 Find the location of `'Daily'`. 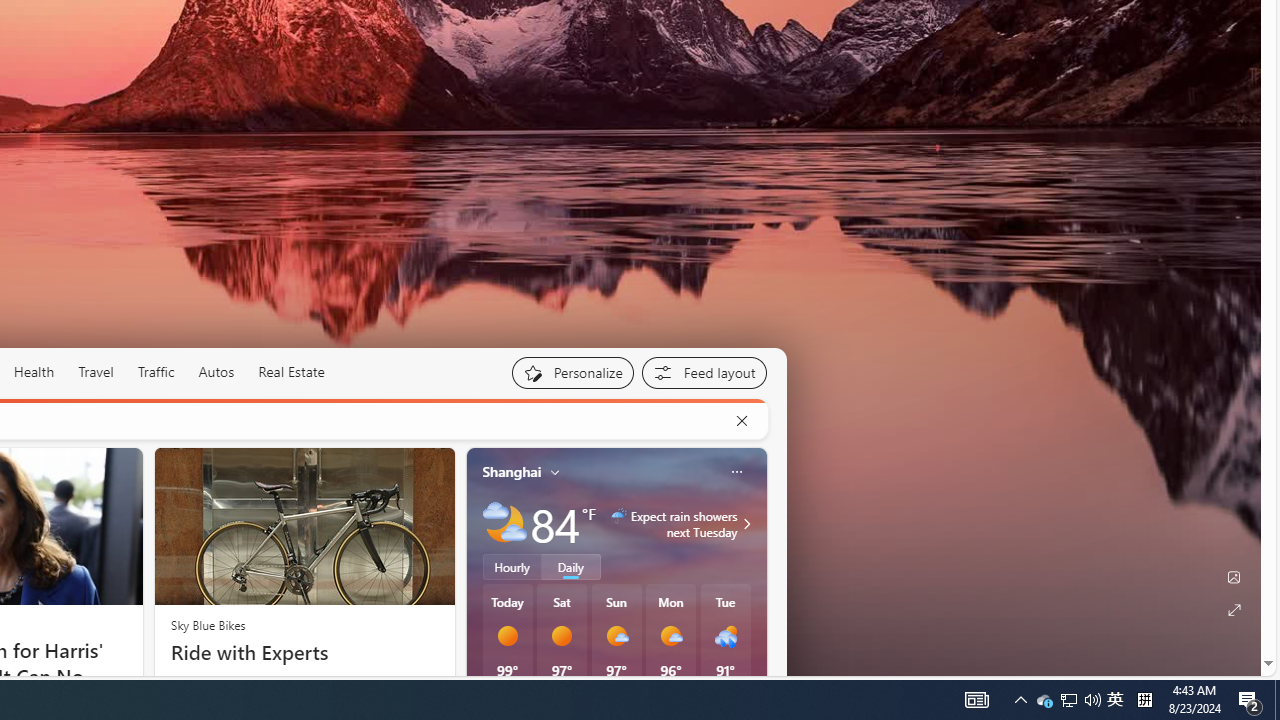

'Daily' is located at coordinates (570, 567).